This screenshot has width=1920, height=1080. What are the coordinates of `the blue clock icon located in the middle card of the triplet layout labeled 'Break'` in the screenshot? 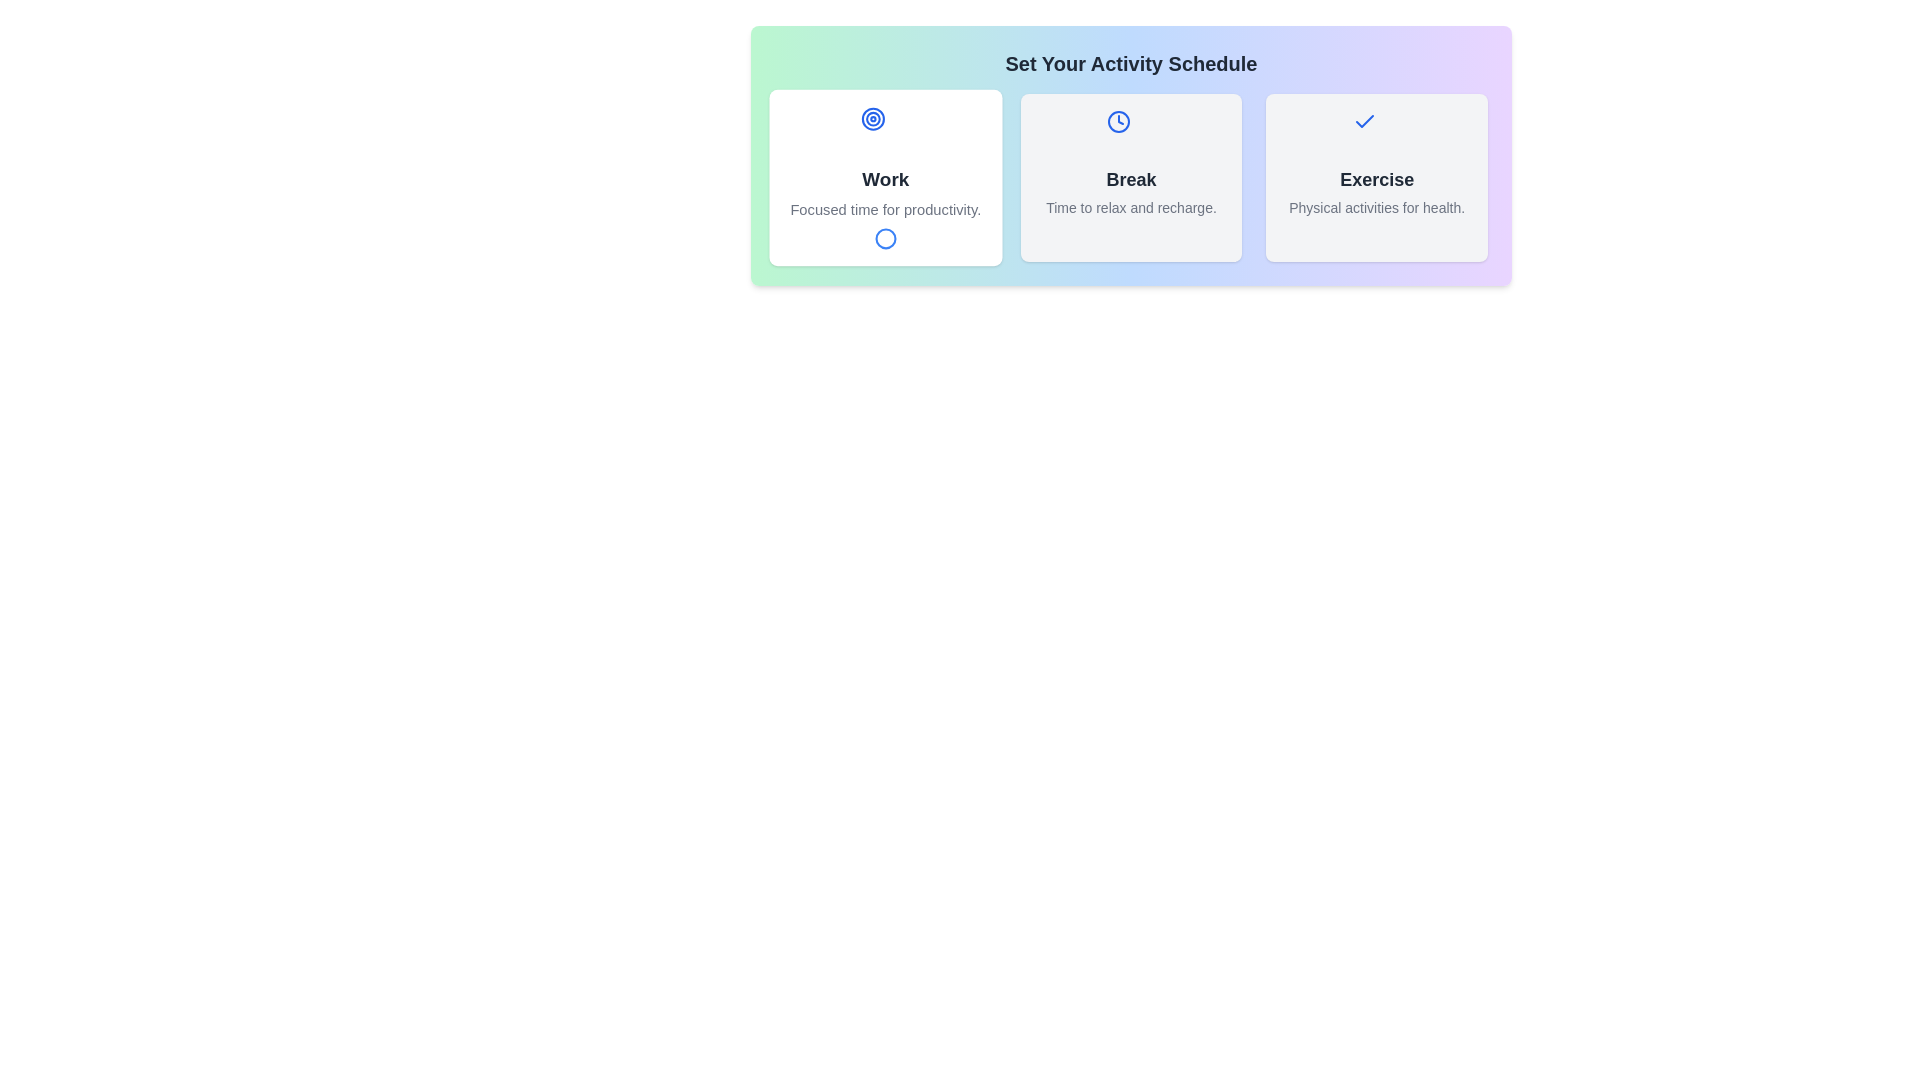 It's located at (1118, 122).